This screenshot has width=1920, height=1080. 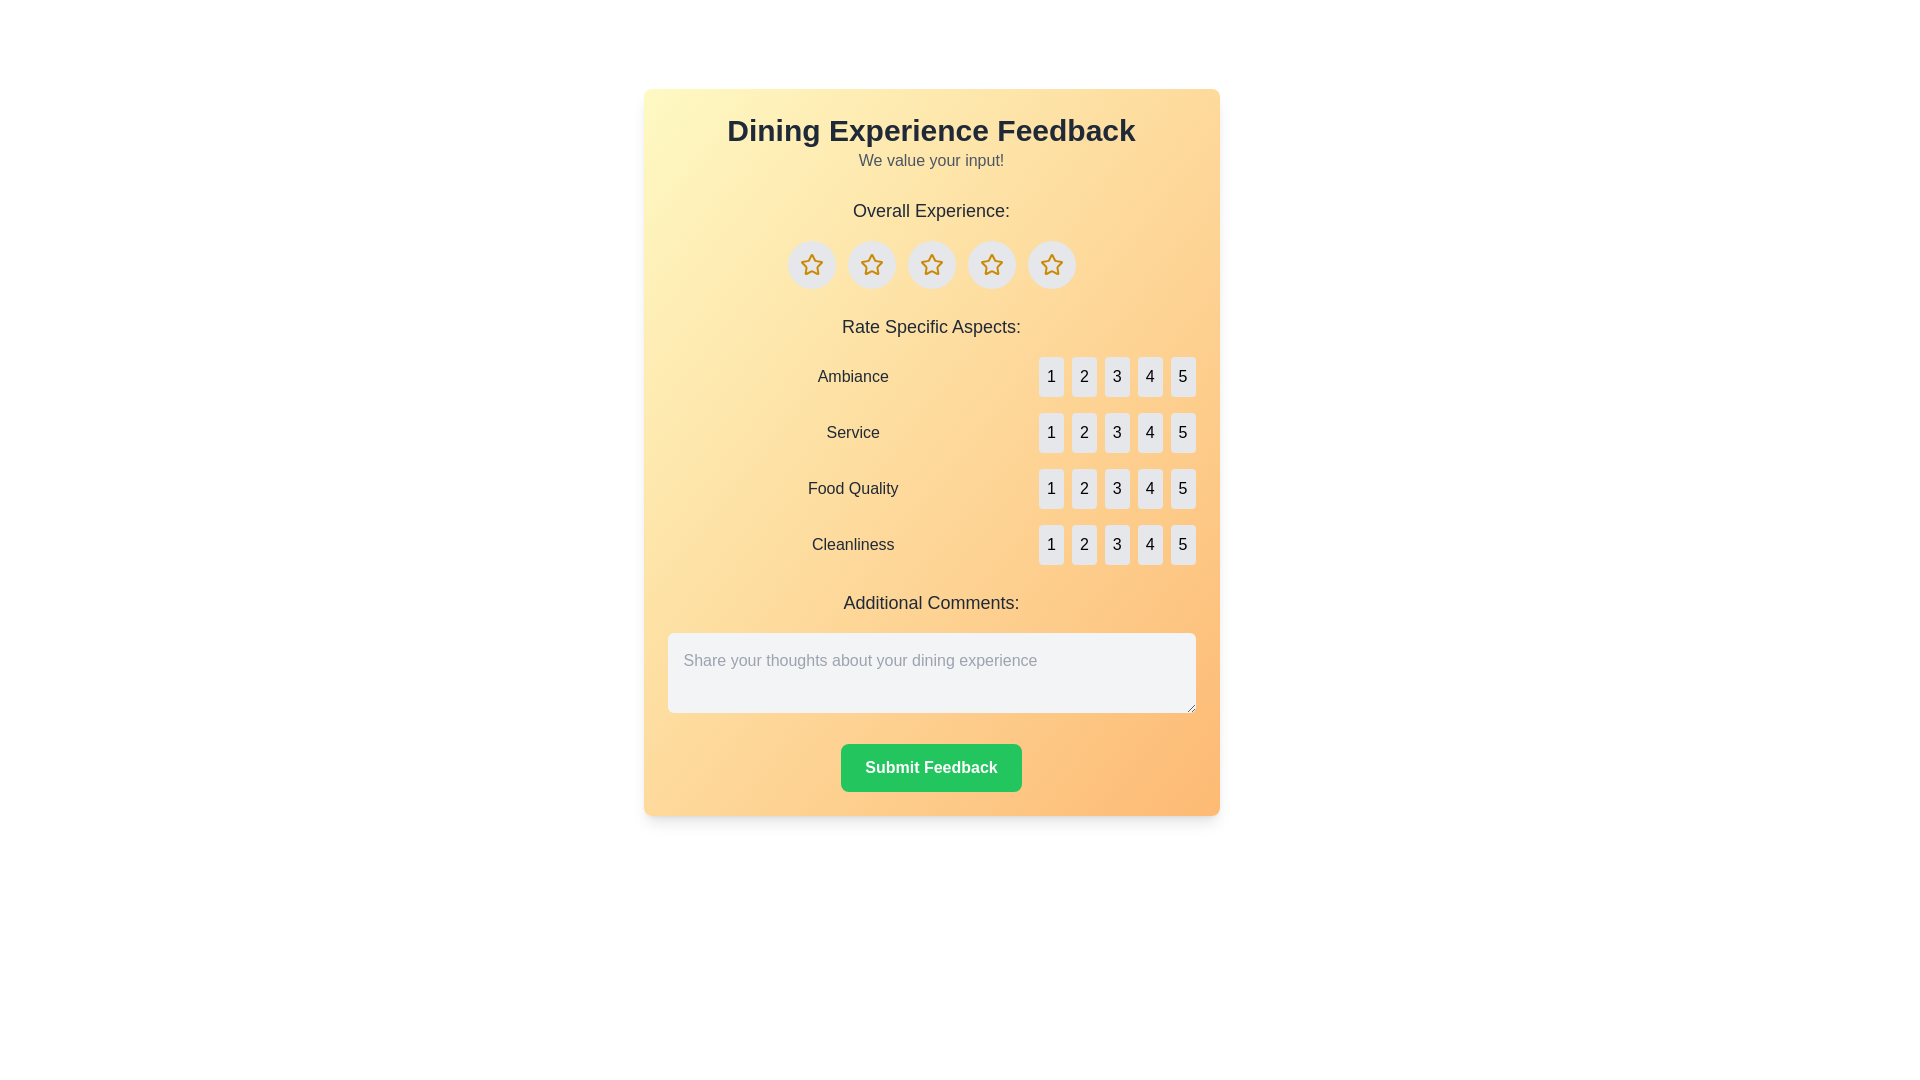 What do you see at coordinates (930, 131) in the screenshot?
I see `the prominently styled header with the text 'Dining Experience Feedback', which is located at the top-center of the interface and serves as the primary title of the page` at bounding box center [930, 131].